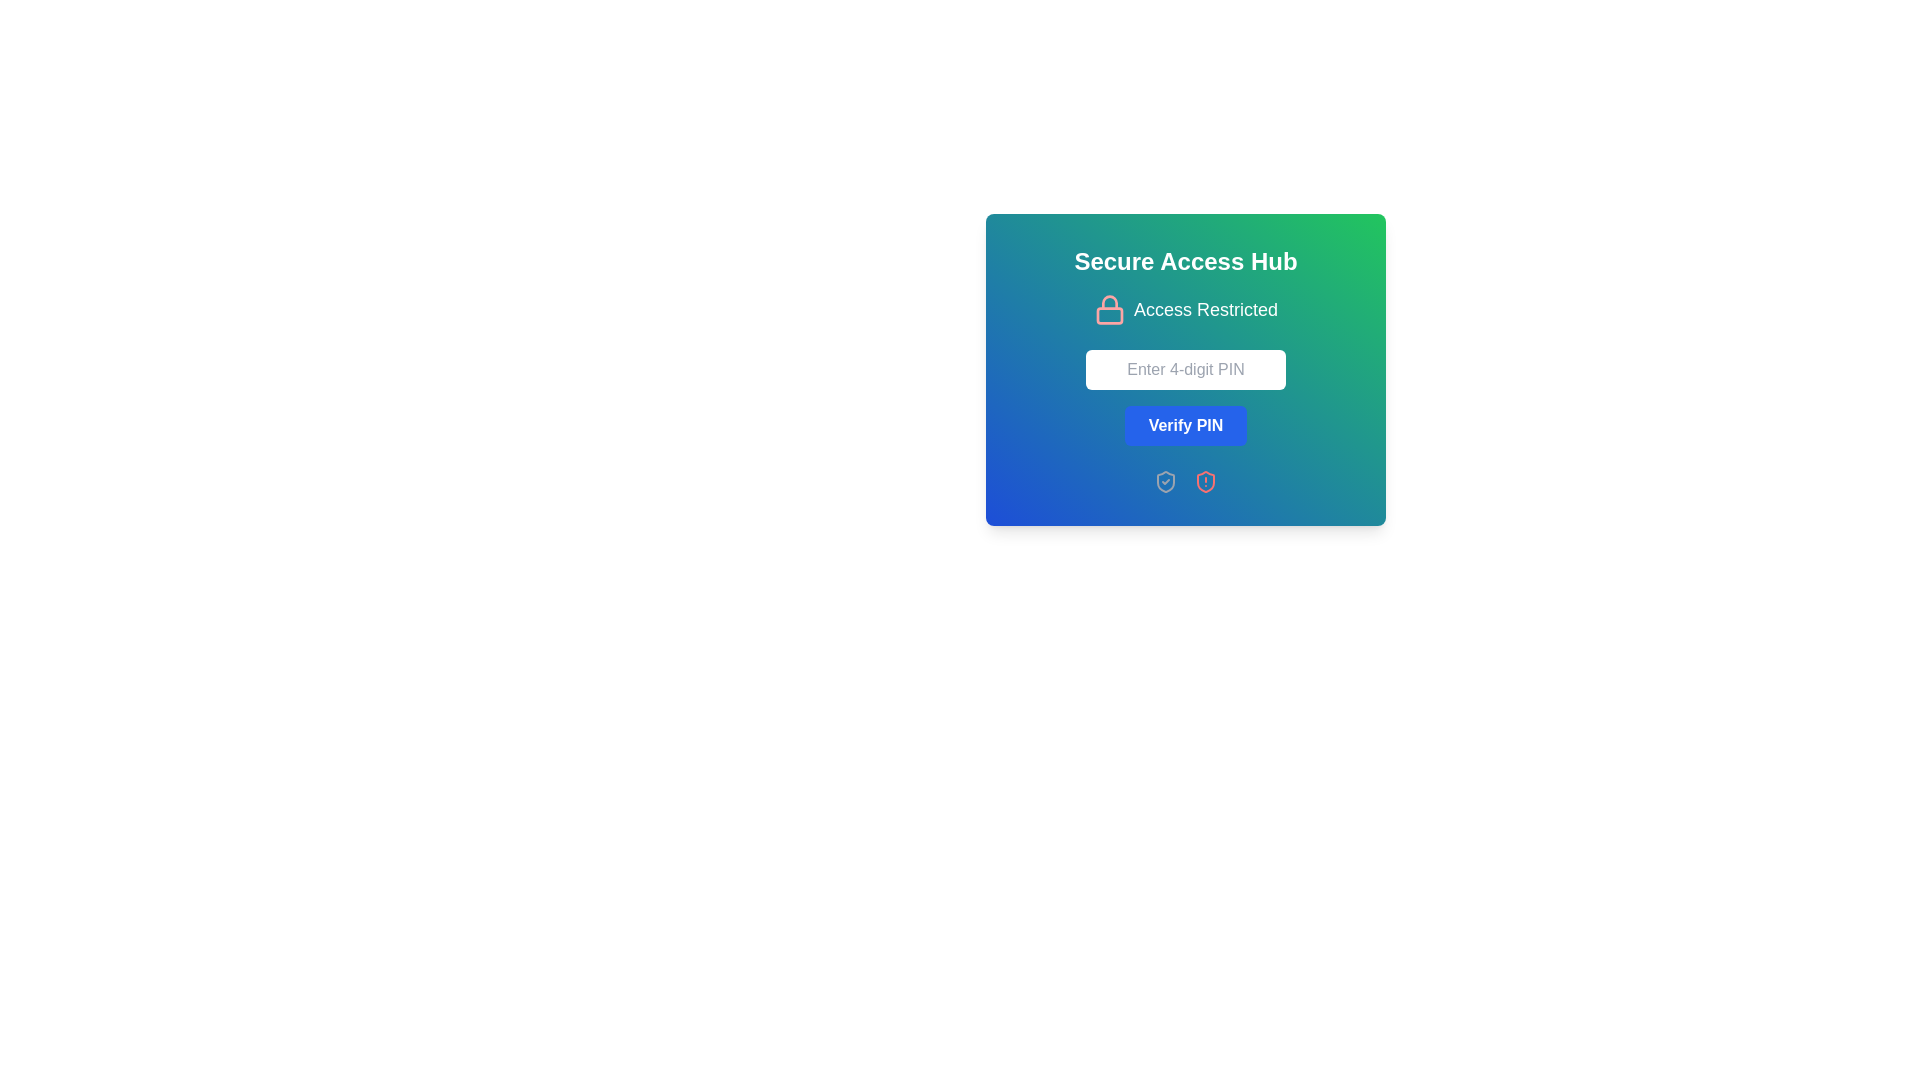 The image size is (1920, 1080). Describe the element at coordinates (1166, 482) in the screenshot. I see `the shield icon with a check mark in the center, styled with a gray color and a rounded stroke outline, located in the 'Secure Access Hub' modal, to the left of the shield icon with an alert mark` at that location.